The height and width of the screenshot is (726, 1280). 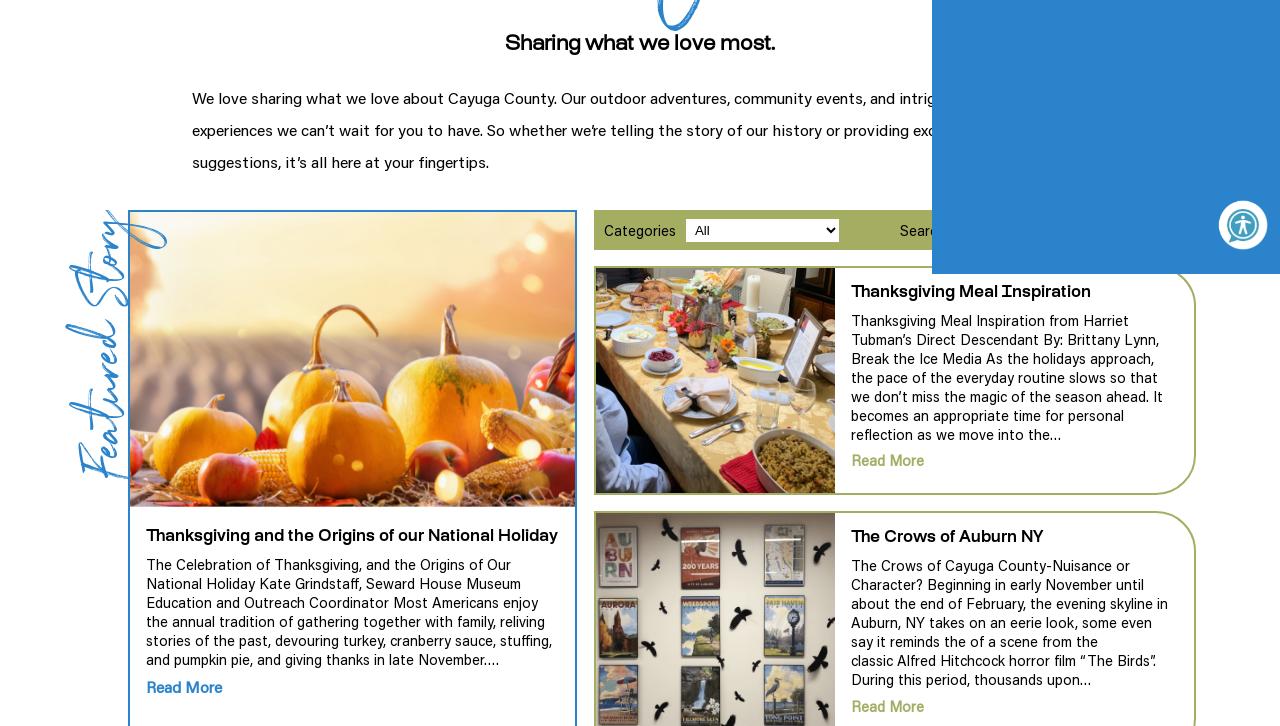 What do you see at coordinates (61, 342) in the screenshot?
I see `'Featured Story'` at bounding box center [61, 342].